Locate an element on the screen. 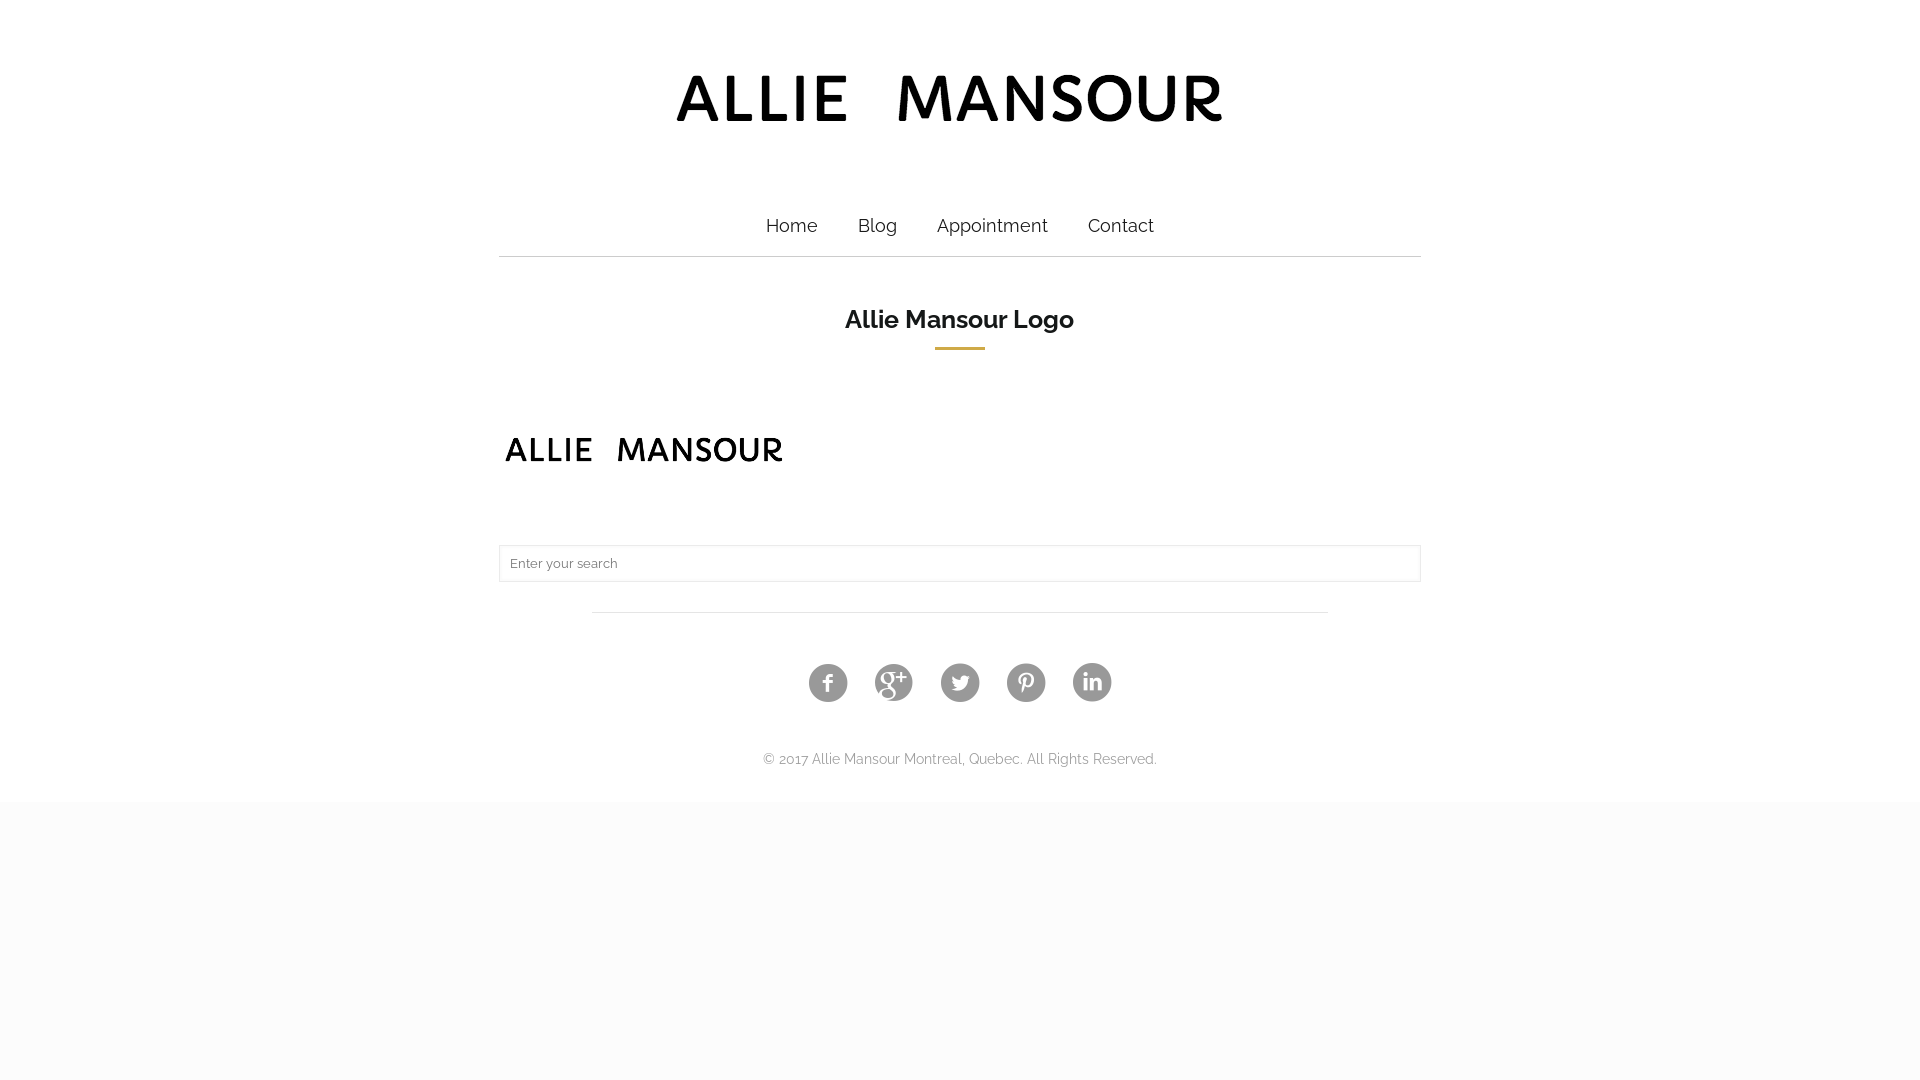  'Blog' is located at coordinates (877, 225).